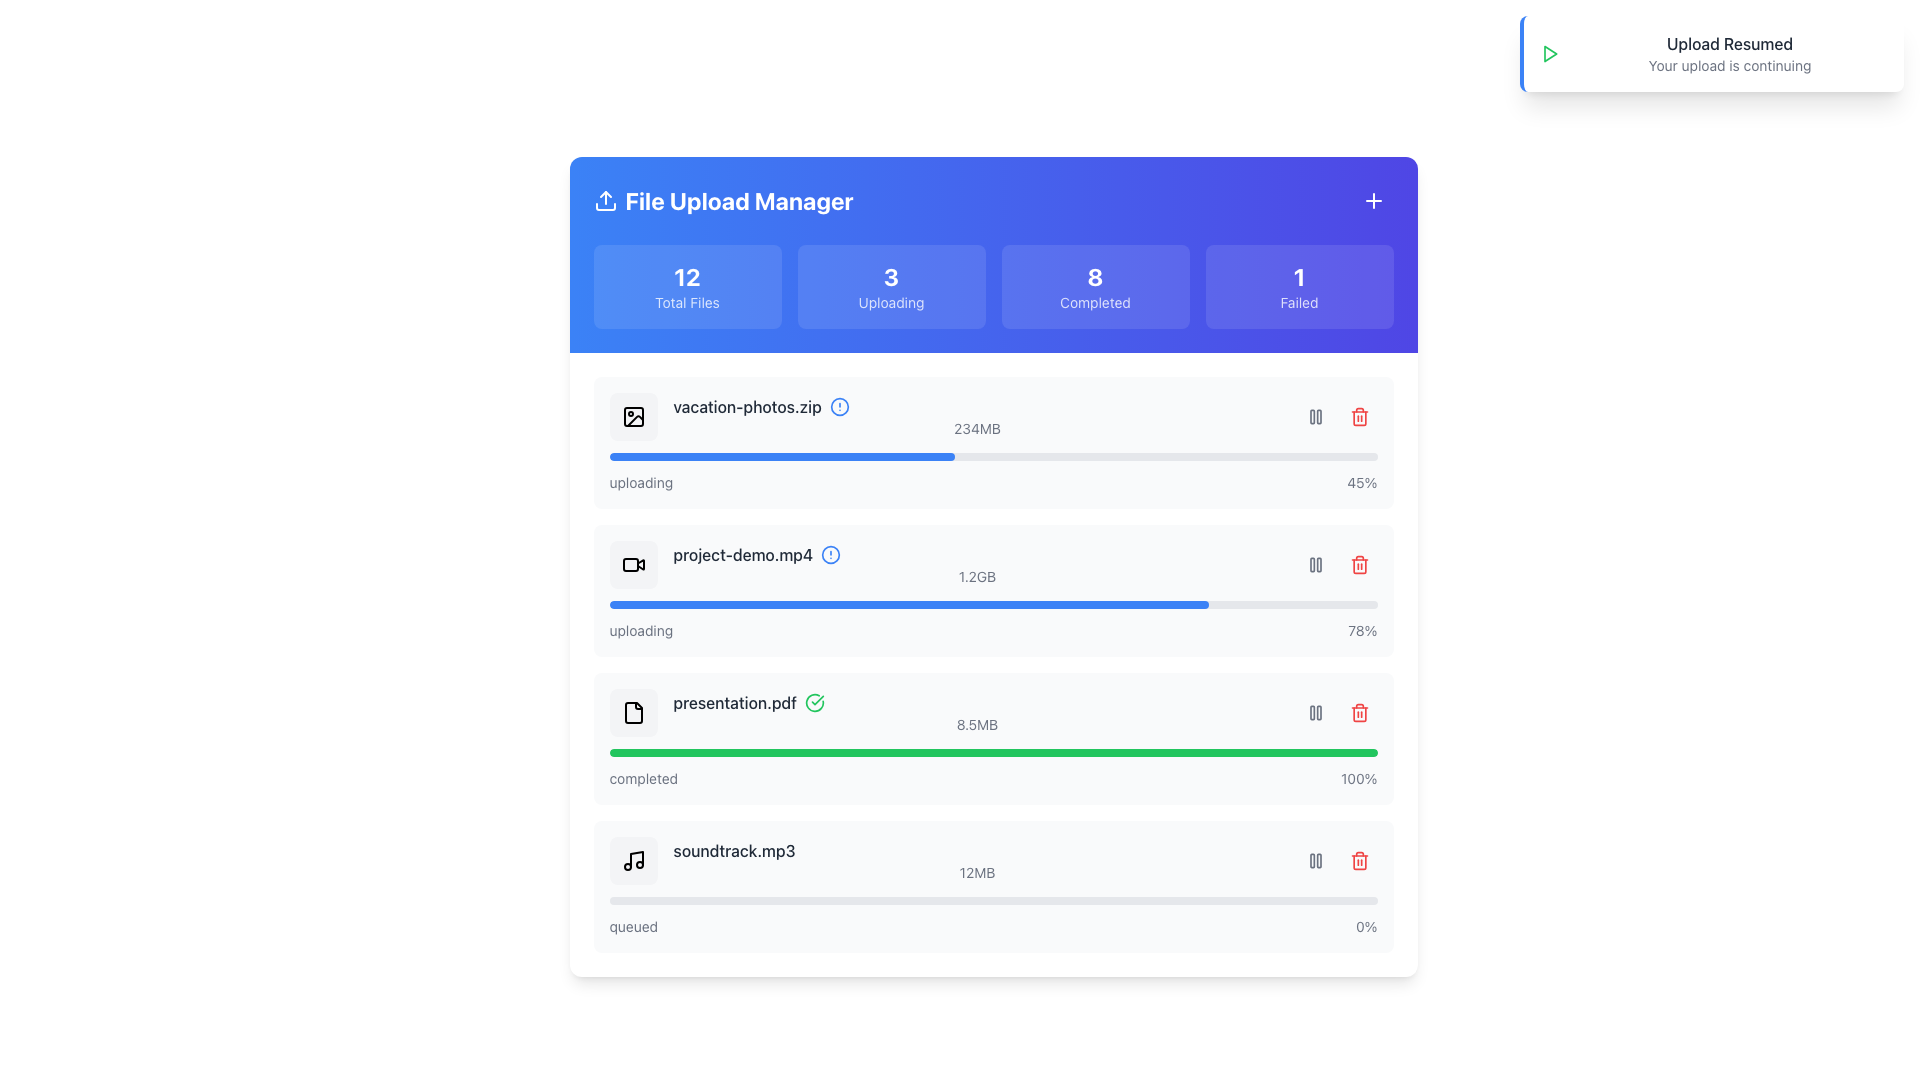  Describe the element at coordinates (1359, 861) in the screenshot. I see `the opening segment of the trash can icon located on the far right of the file row, which is used to trigger the deletion of associated items` at that location.